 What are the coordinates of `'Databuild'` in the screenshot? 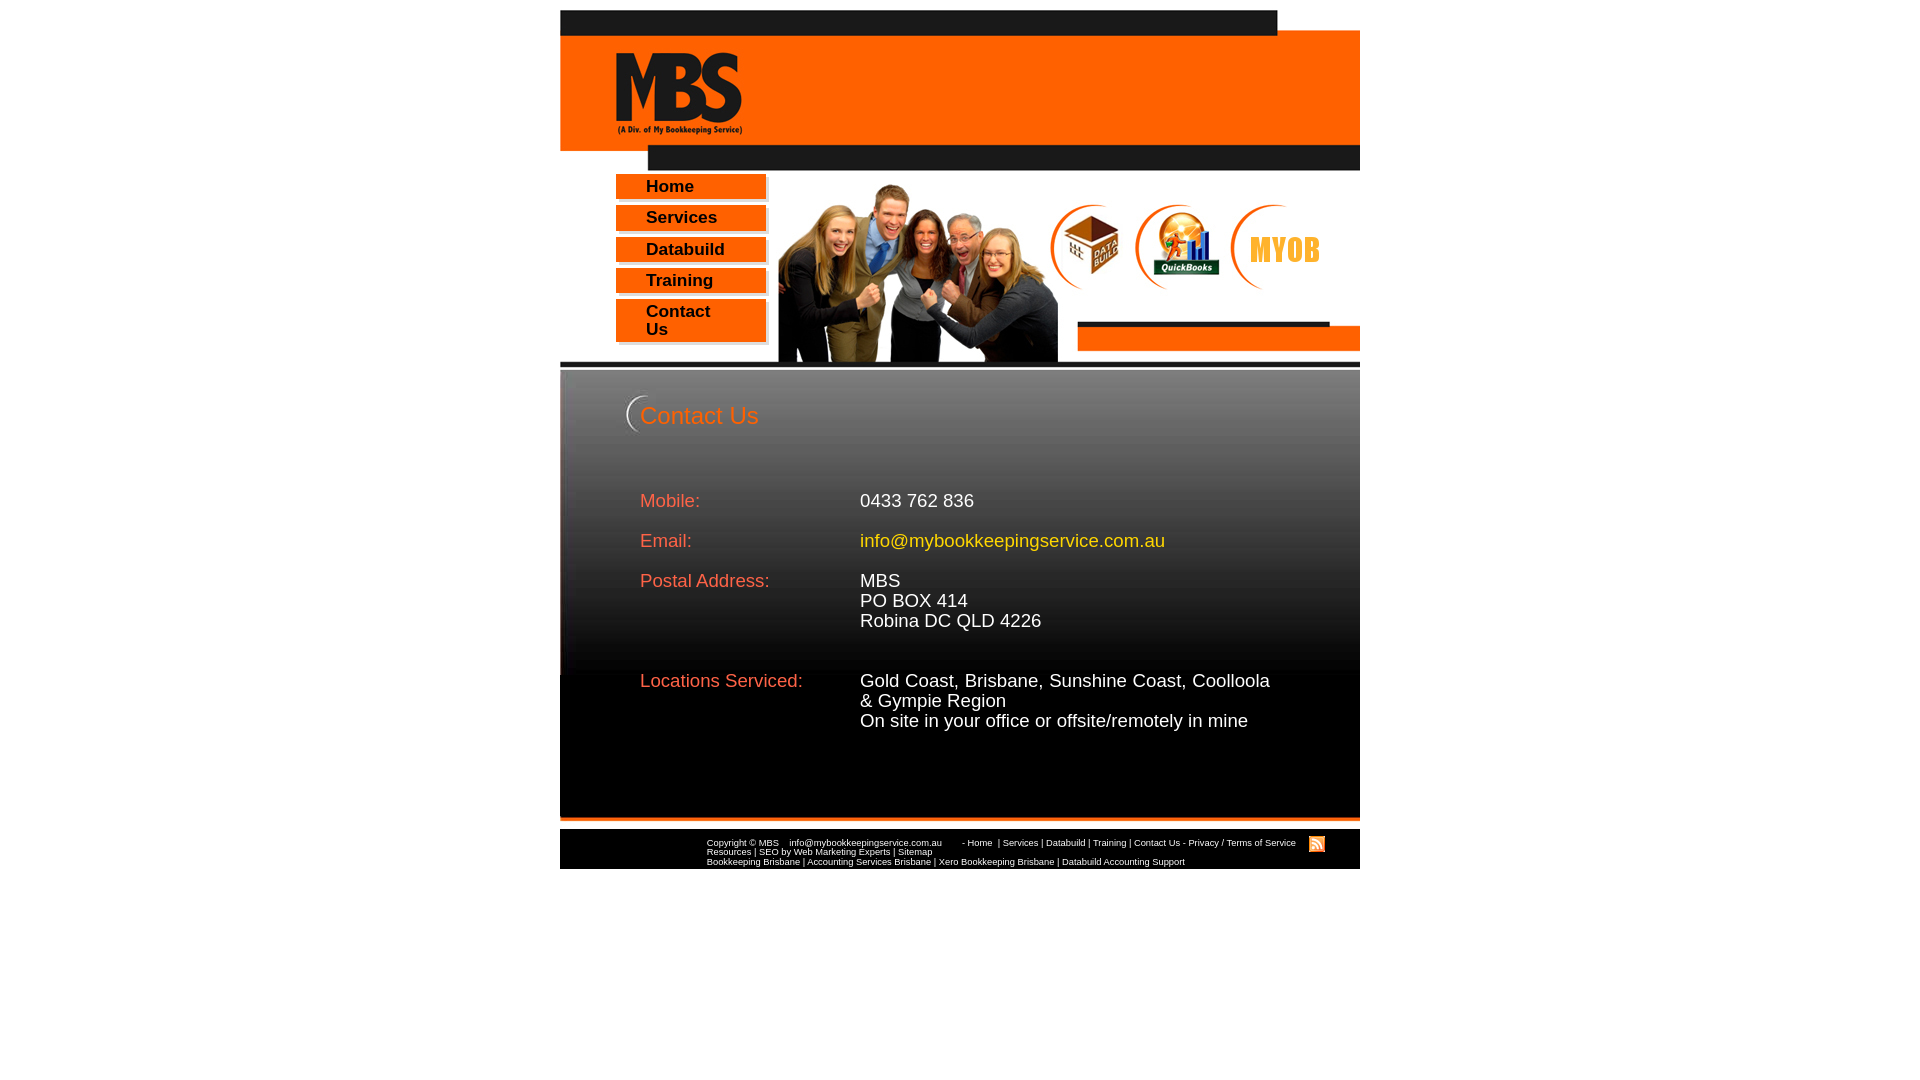 It's located at (1064, 843).